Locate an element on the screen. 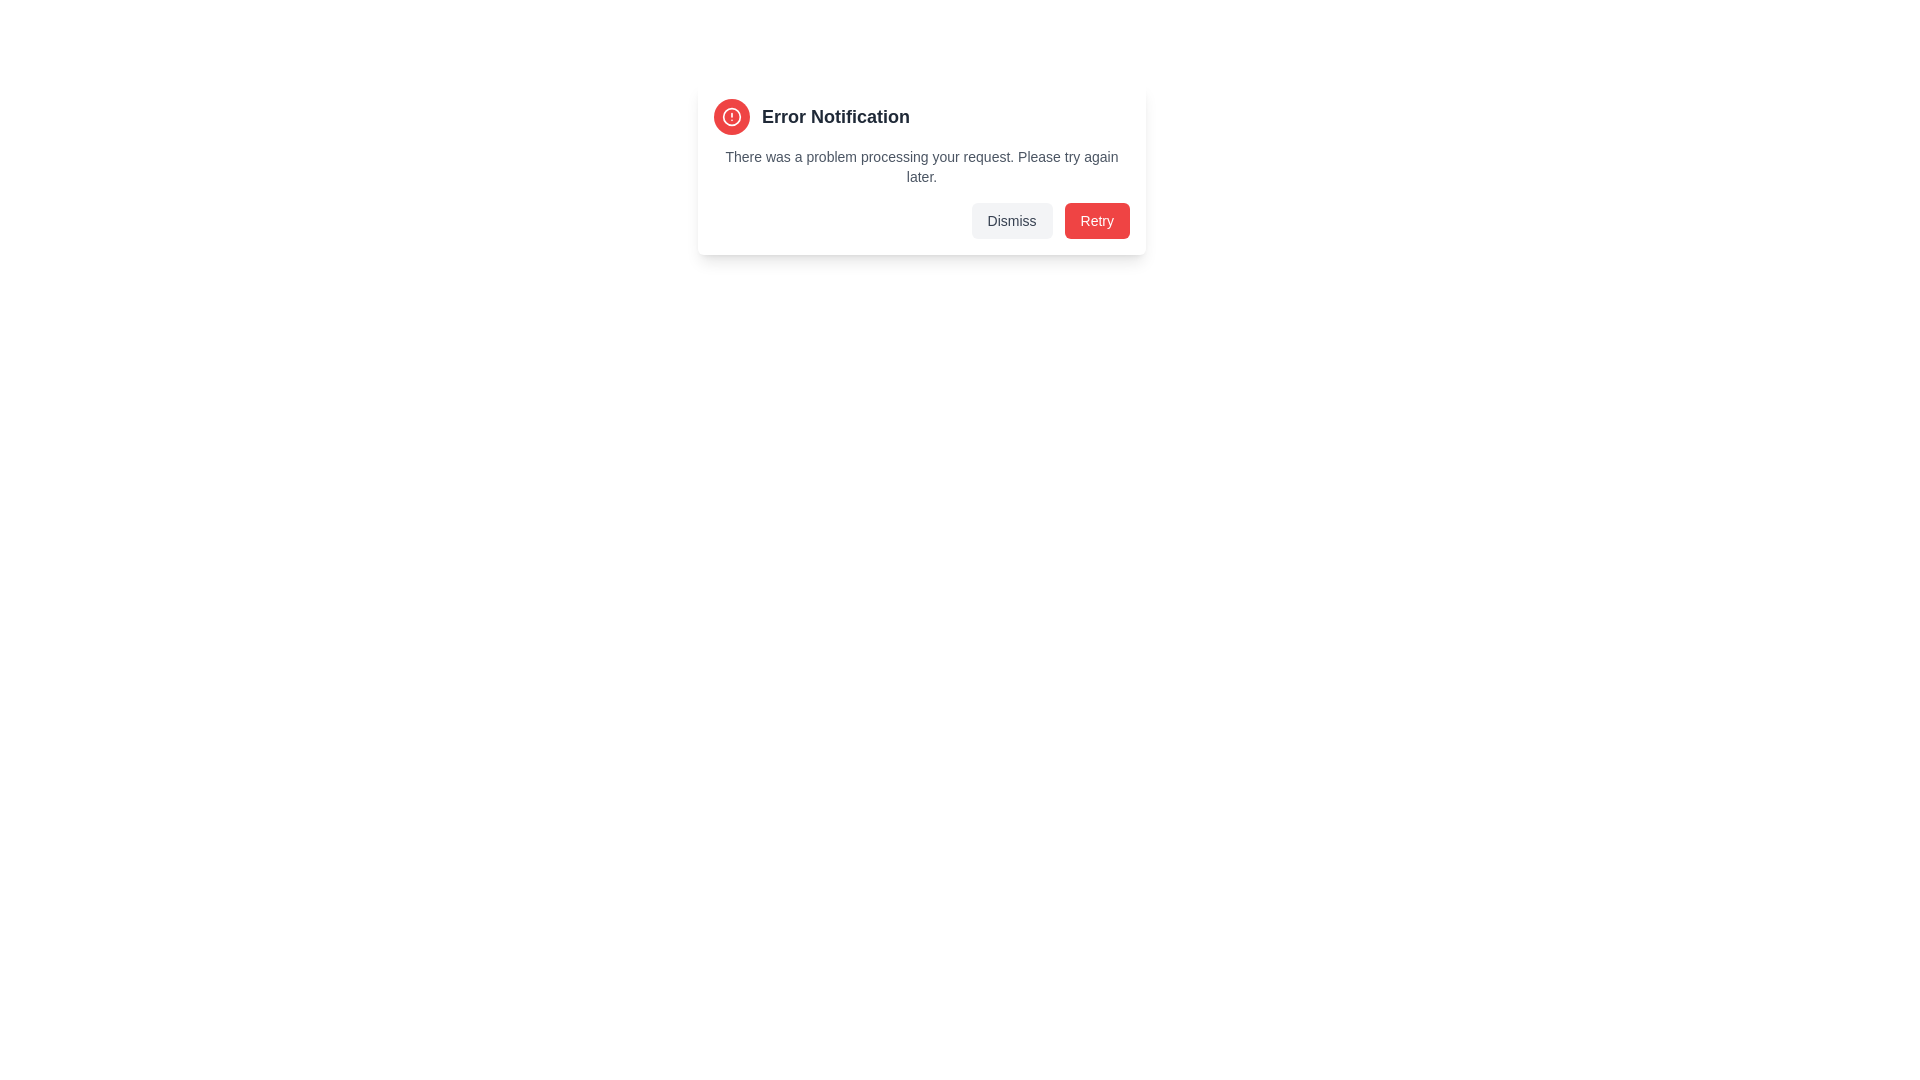 This screenshot has width=1920, height=1080. the 'Retry' button to observe its hover effect is located at coordinates (1096, 220).